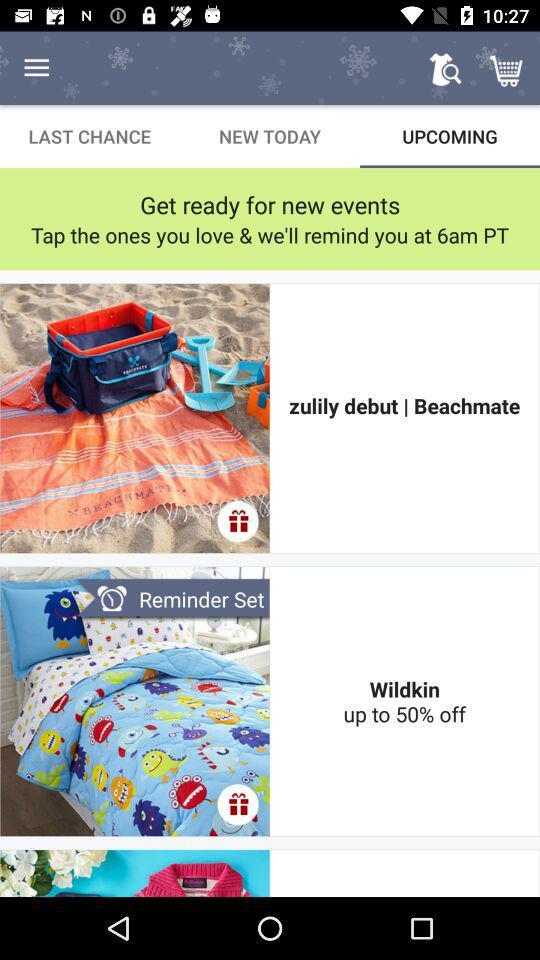  Describe the element at coordinates (270, 204) in the screenshot. I see `get ready for` at that location.